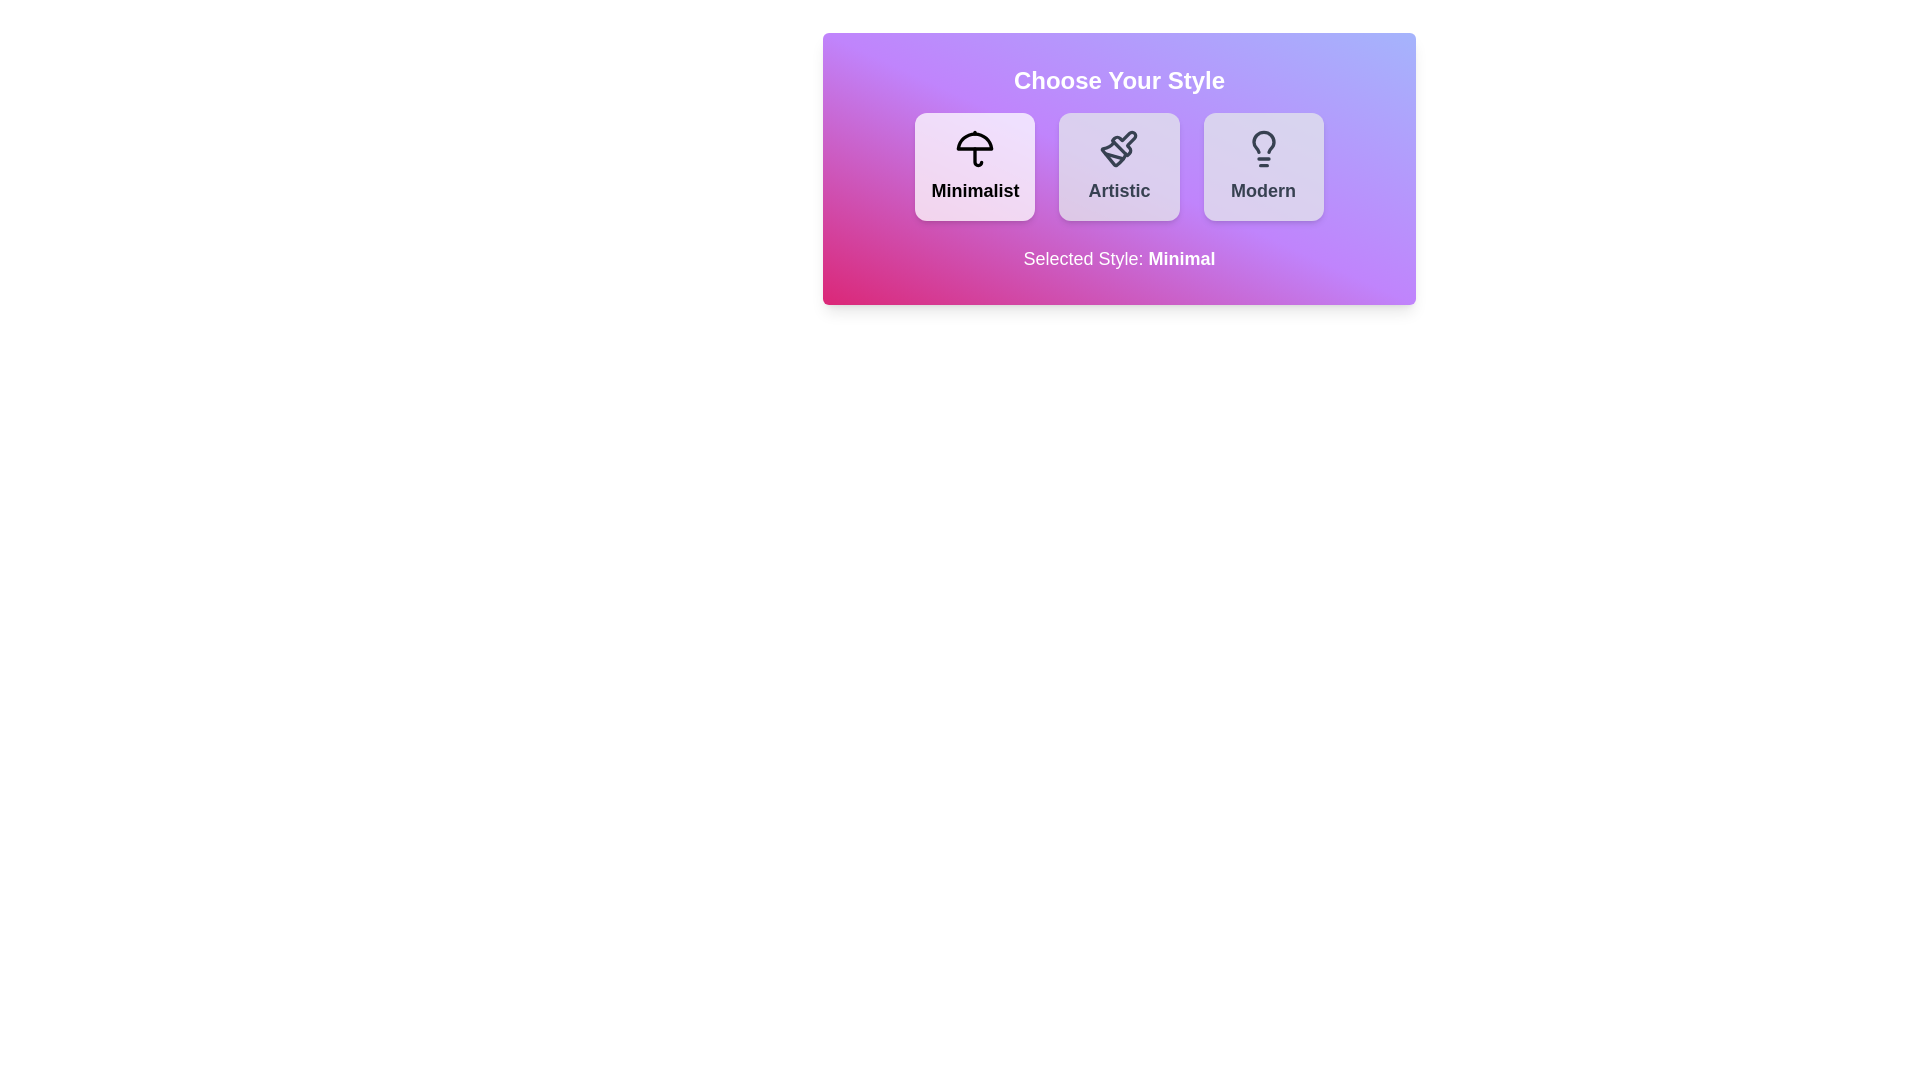 This screenshot has width=1920, height=1080. Describe the element at coordinates (1262, 165) in the screenshot. I see `the button corresponding to Modern to select the desired style` at that location.